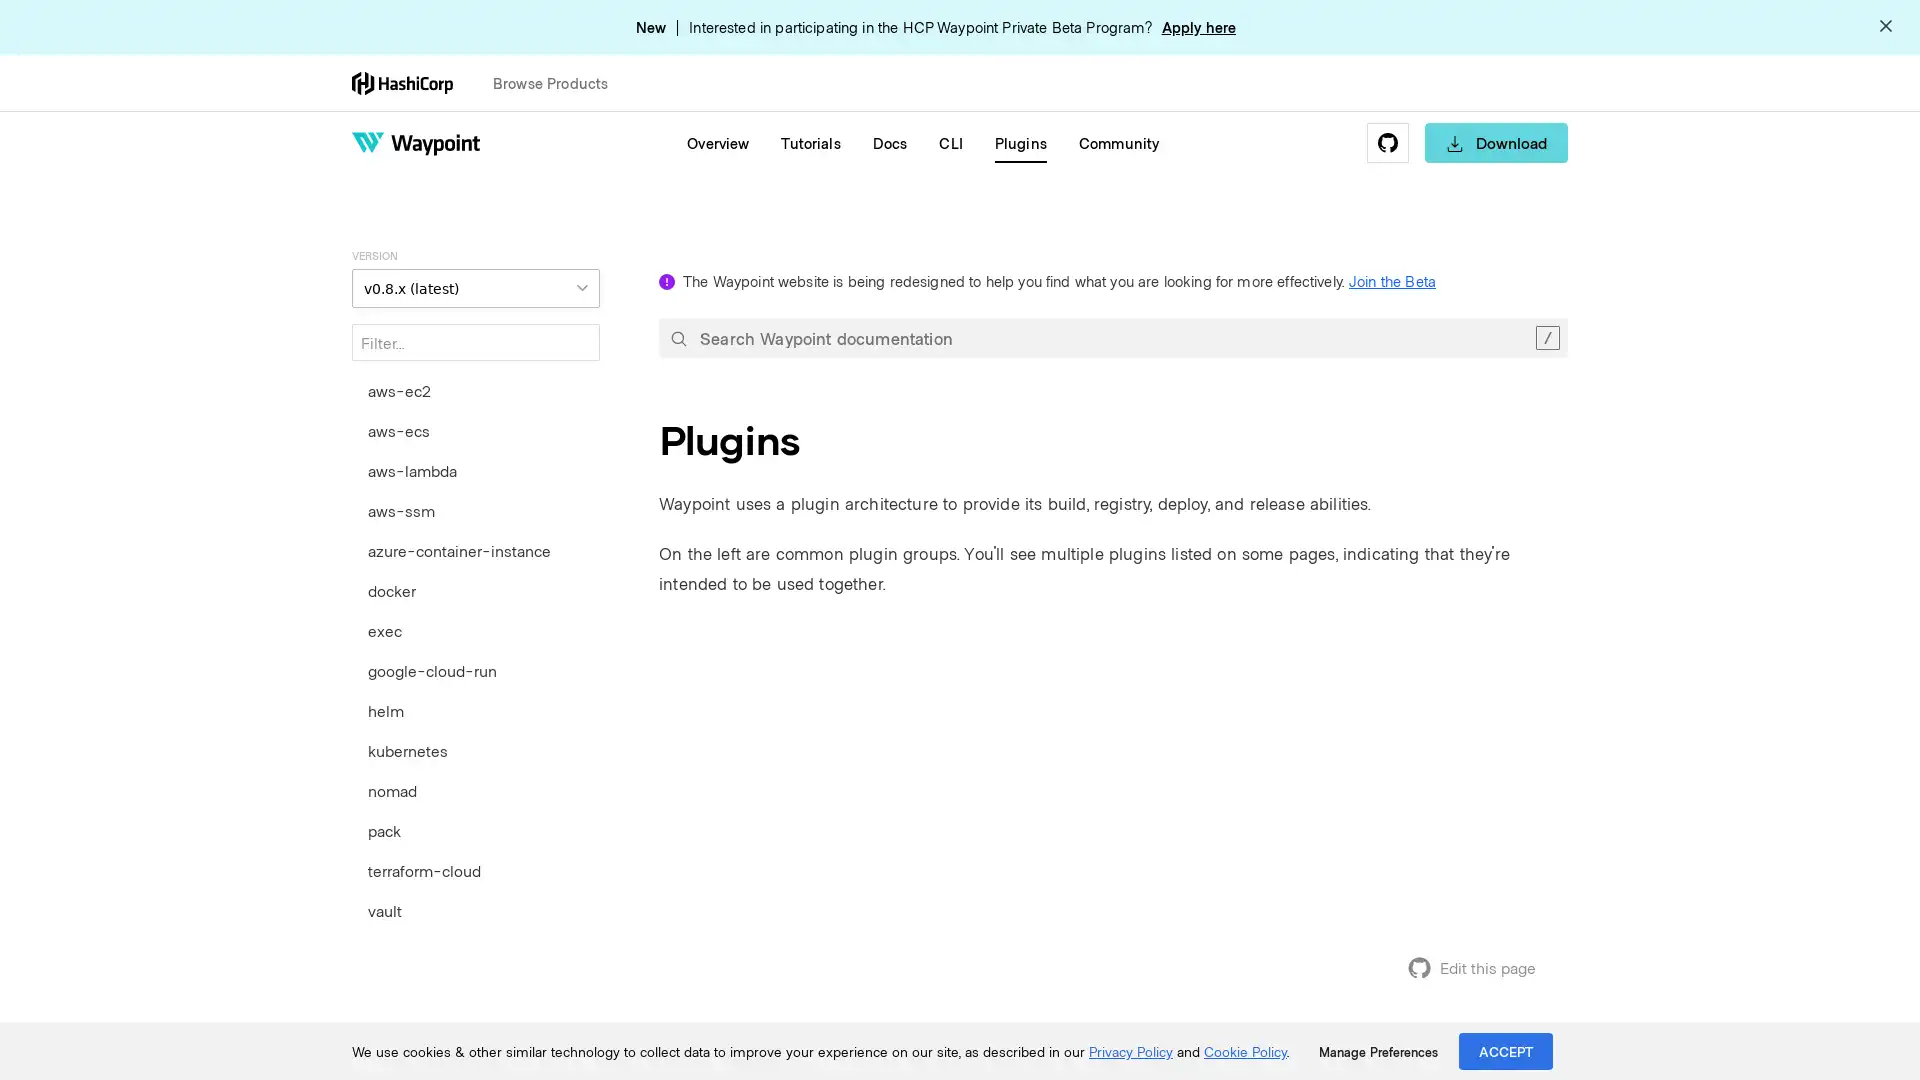 This screenshot has height=1080, width=1920. Describe the element at coordinates (1885, 27) in the screenshot. I see `Dismiss alert` at that location.